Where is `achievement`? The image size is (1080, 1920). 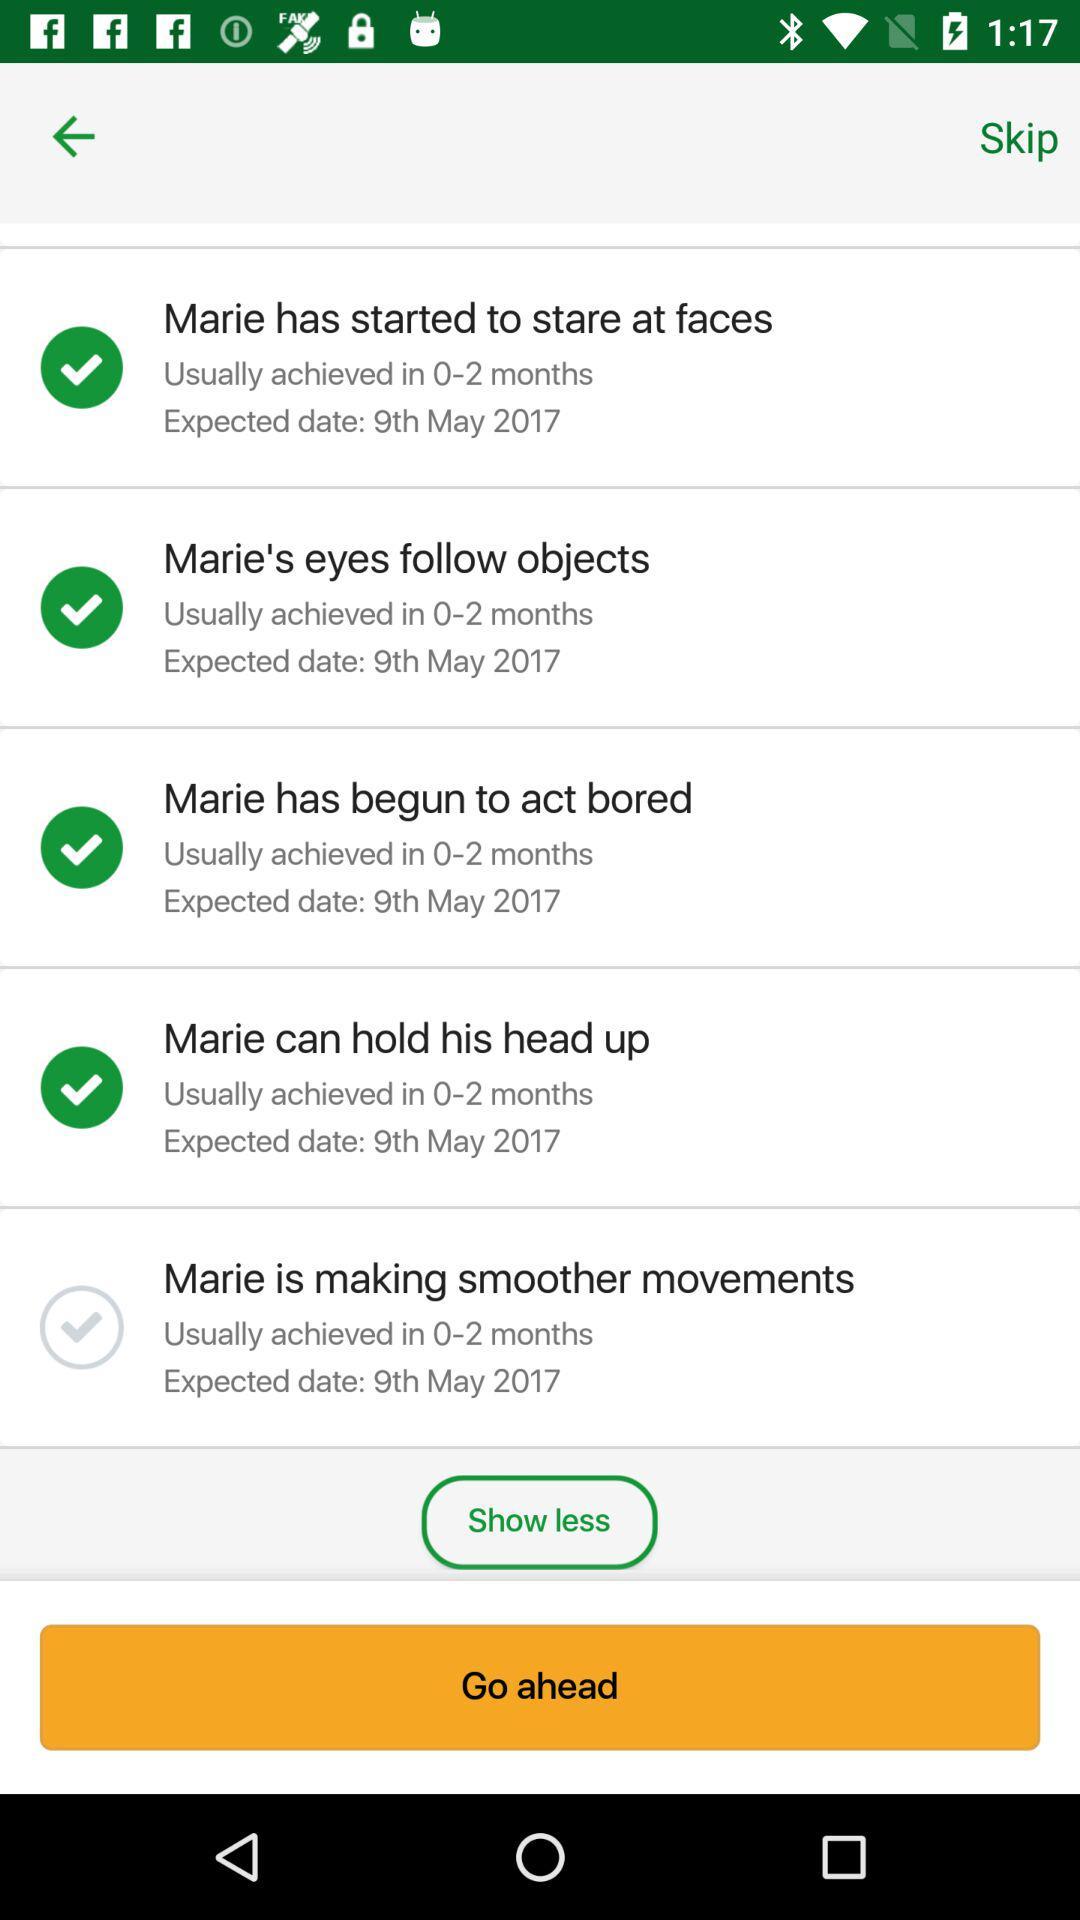
achievement is located at coordinates (101, 367).